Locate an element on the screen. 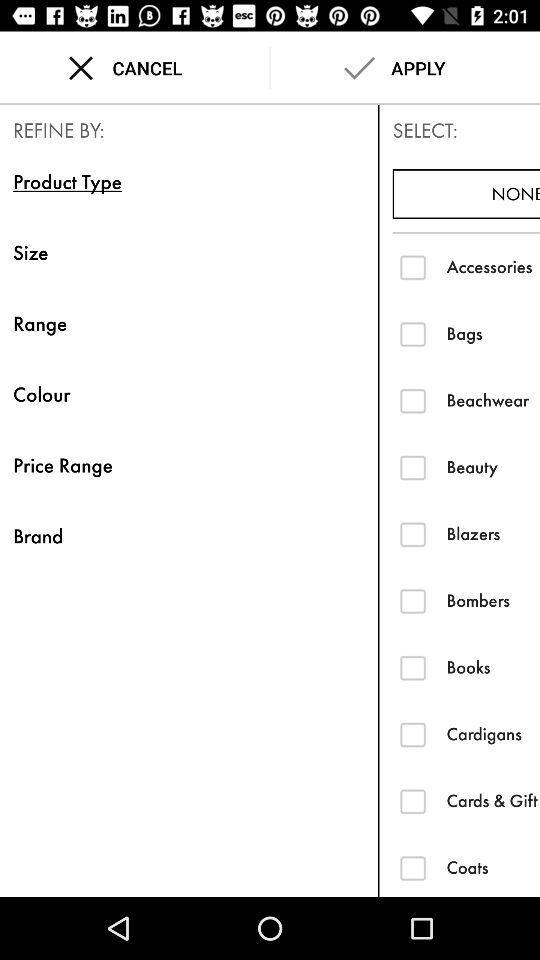  mark bags is located at coordinates (412, 333).